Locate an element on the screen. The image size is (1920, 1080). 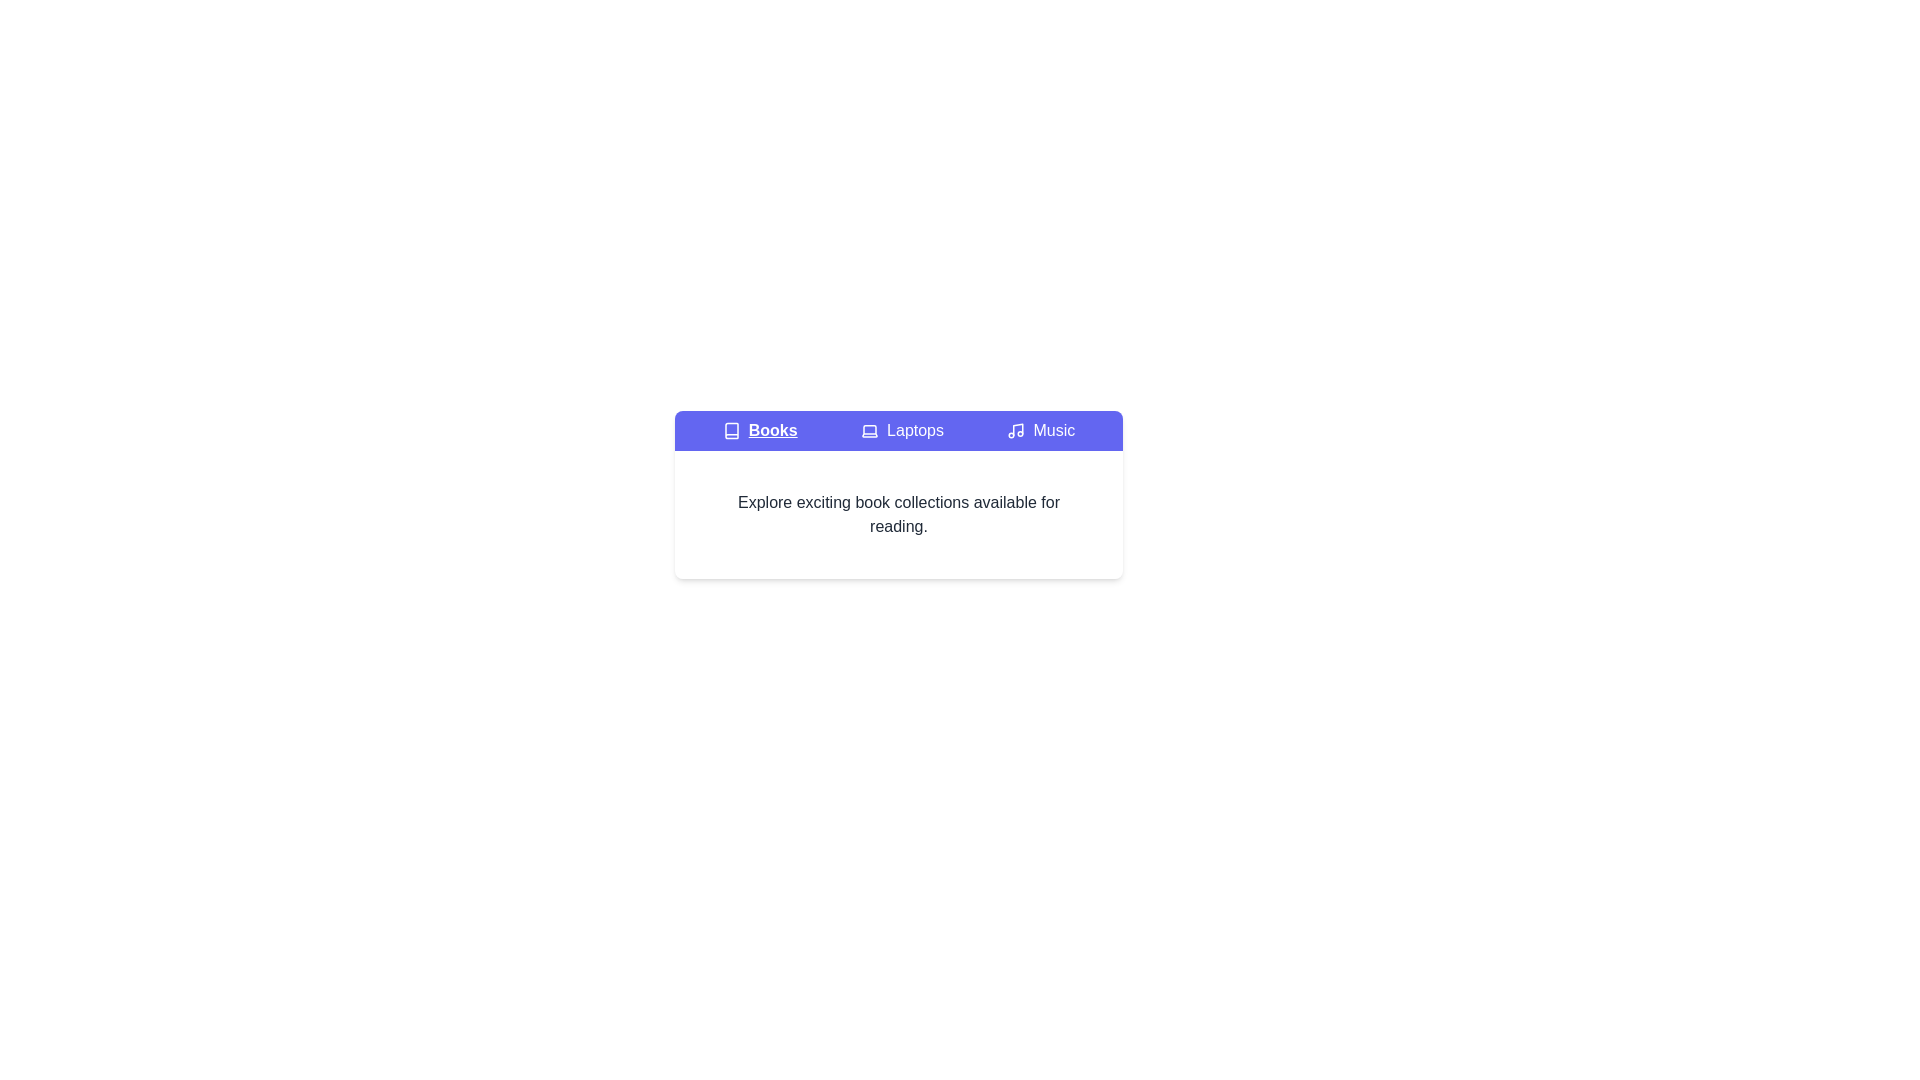
the Books tab is located at coordinates (759, 430).